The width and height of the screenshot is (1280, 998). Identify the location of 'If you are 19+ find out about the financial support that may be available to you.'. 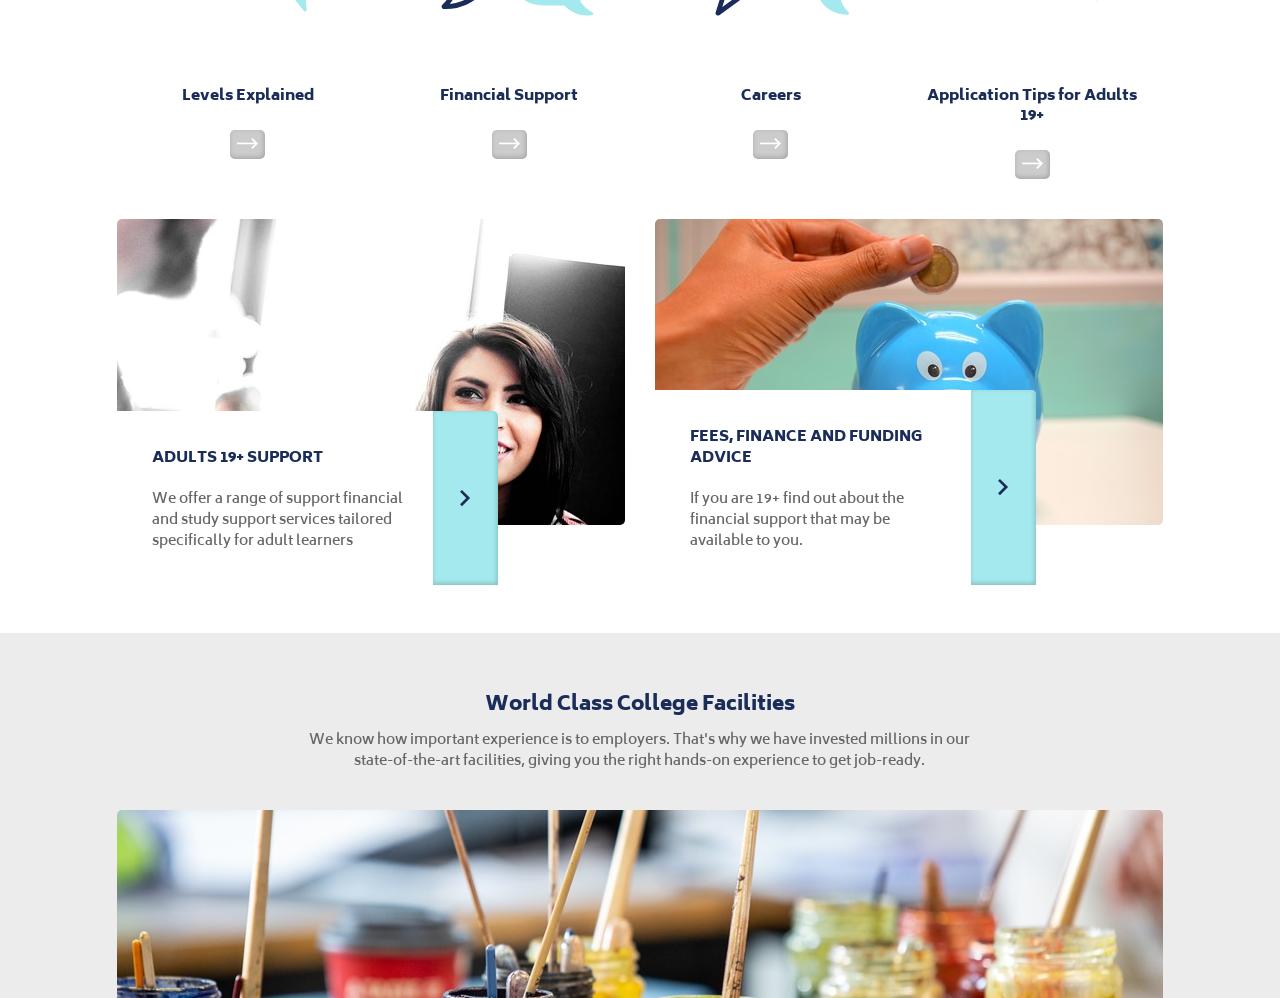
(796, 517).